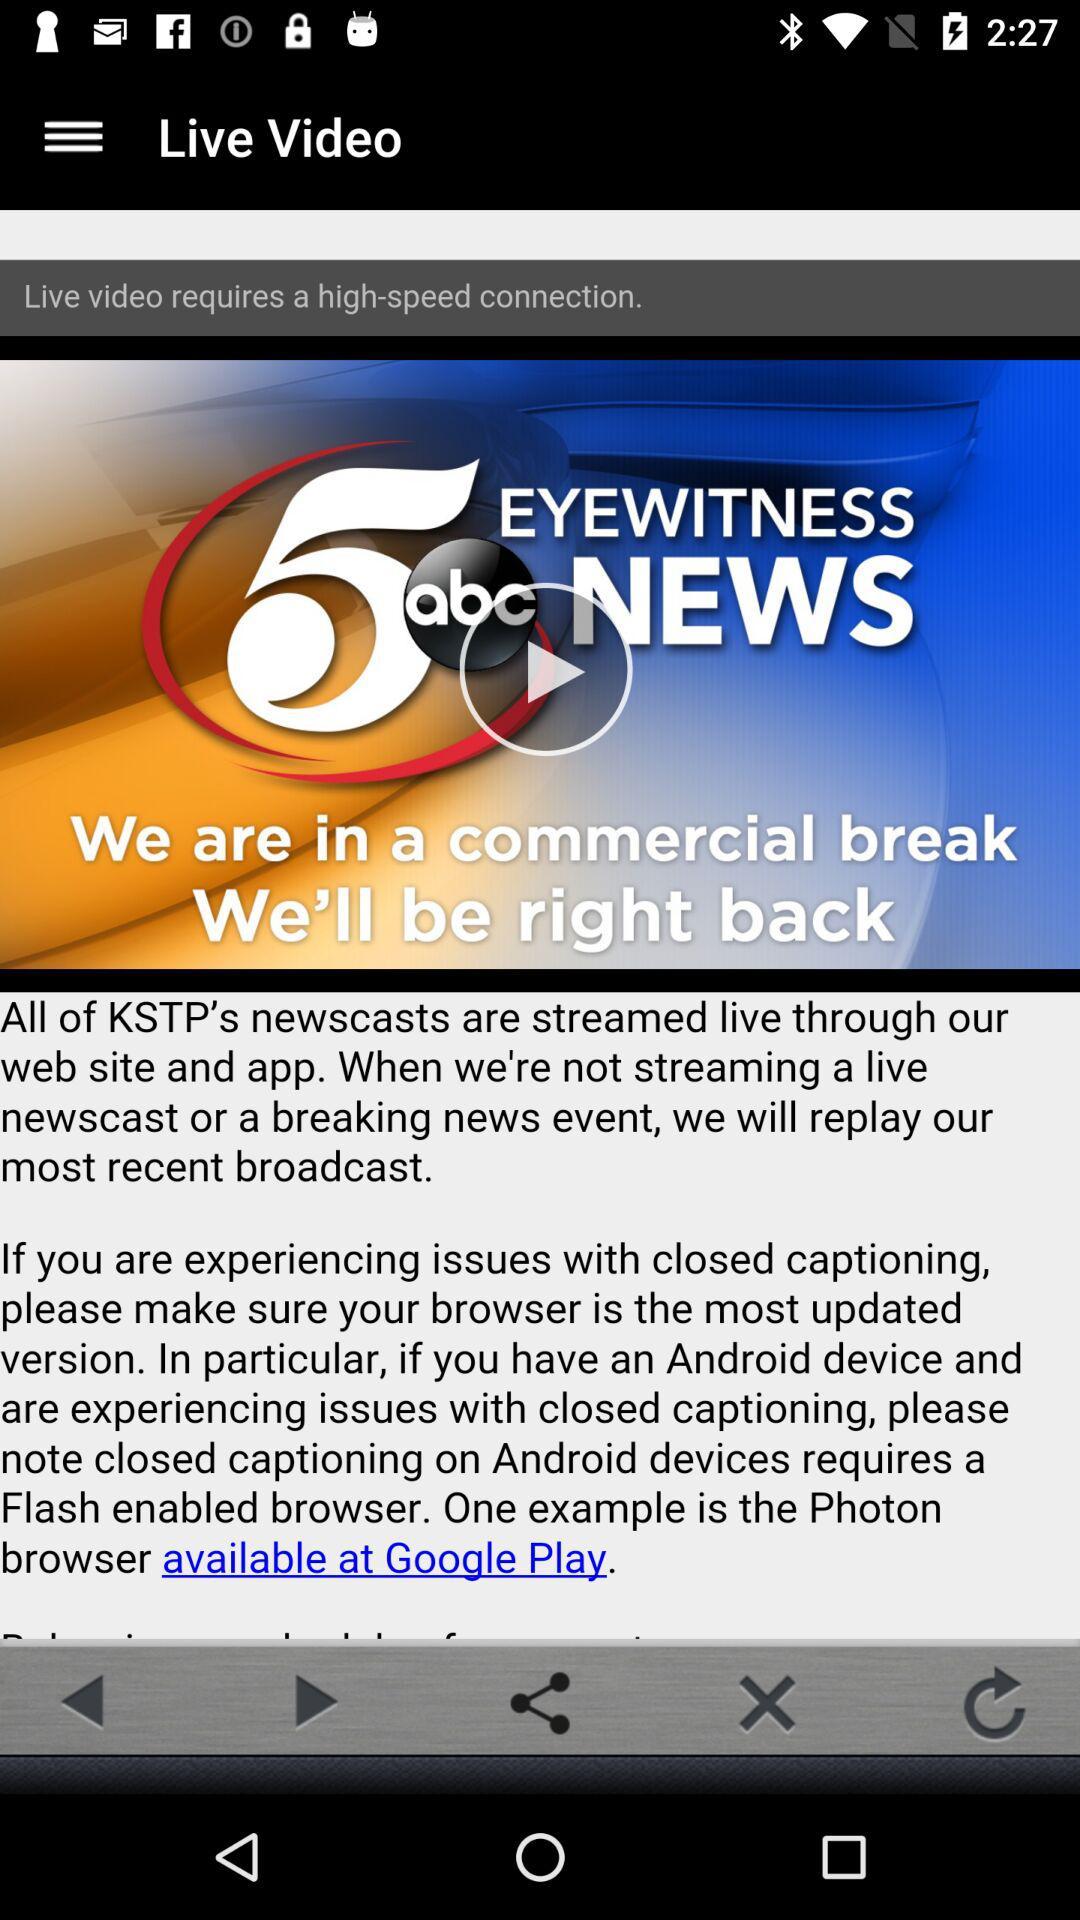  What do you see at coordinates (540, 923) in the screenshot?
I see `live video pages` at bounding box center [540, 923].